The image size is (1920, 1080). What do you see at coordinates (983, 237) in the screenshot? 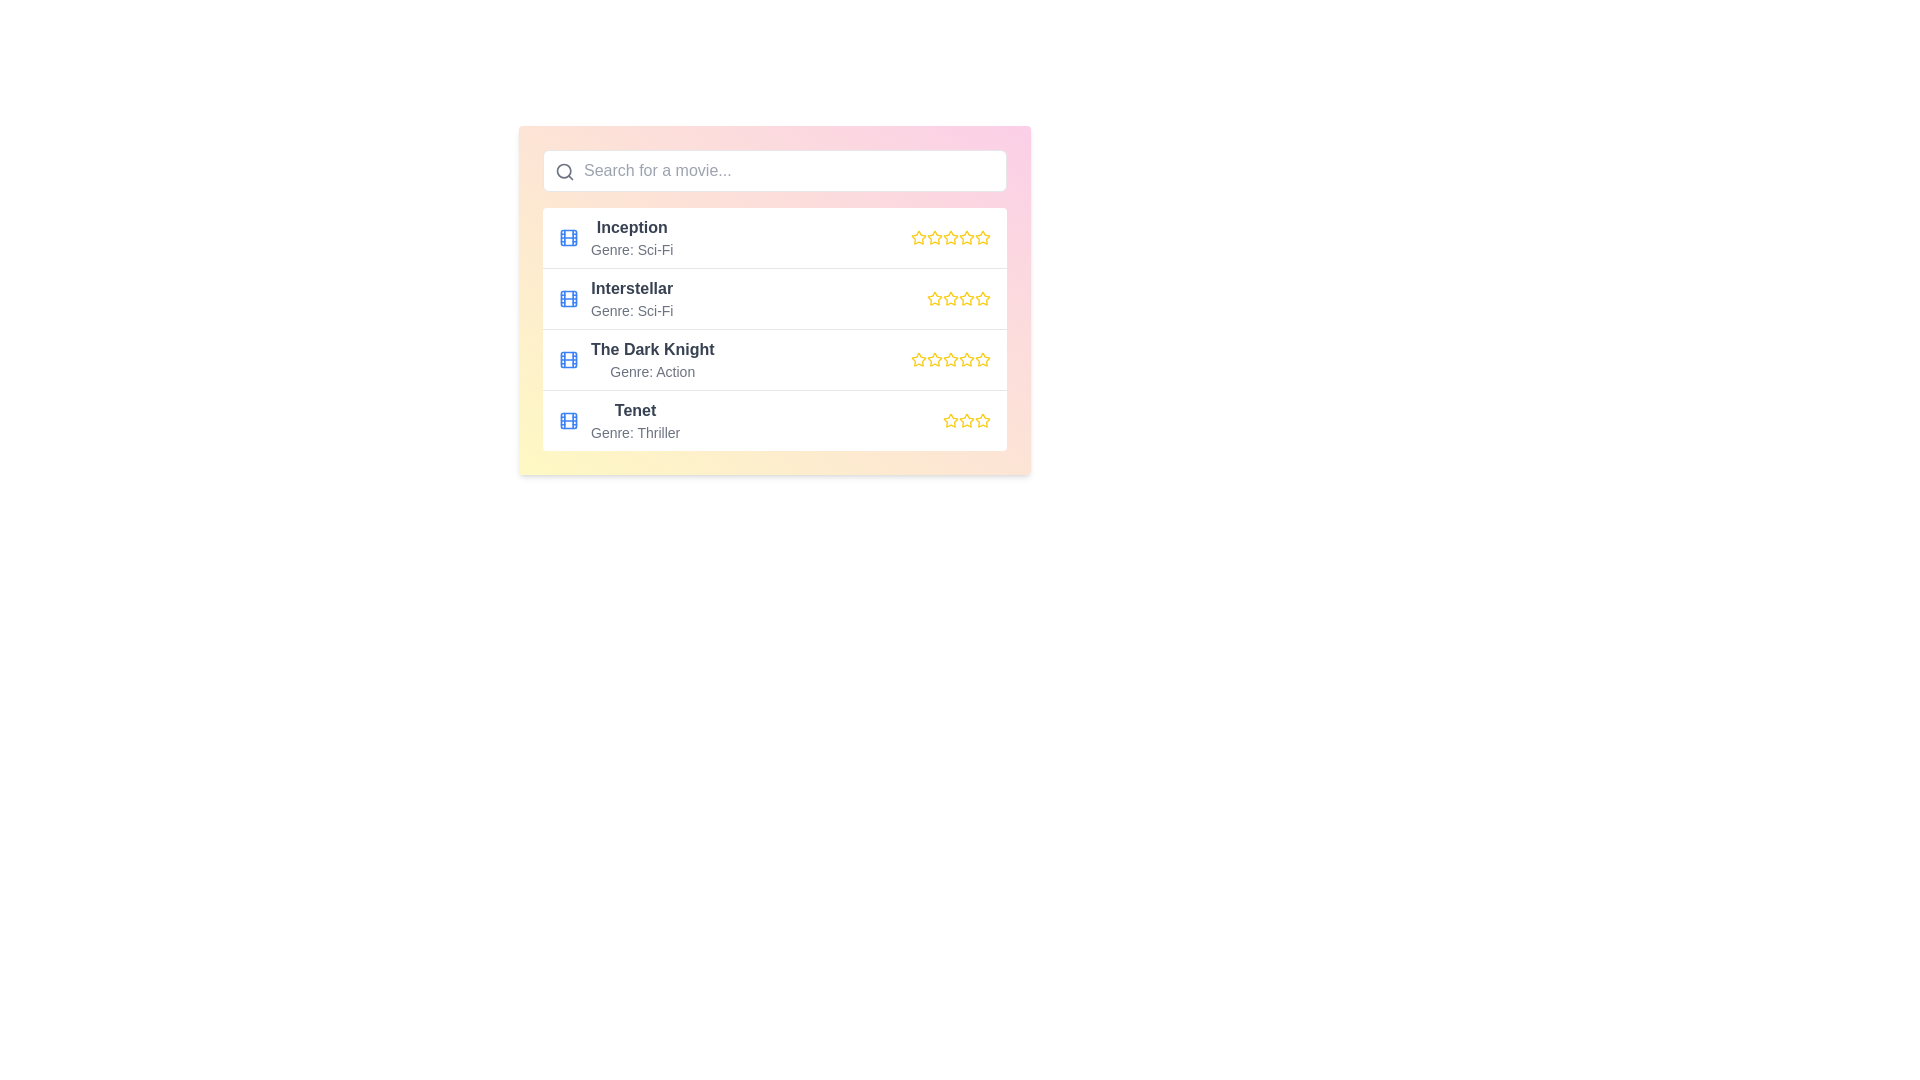
I see `the fifth star icon in the rating system for the movie 'Inception' to indicate a five-star rating` at bounding box center [983, 237].